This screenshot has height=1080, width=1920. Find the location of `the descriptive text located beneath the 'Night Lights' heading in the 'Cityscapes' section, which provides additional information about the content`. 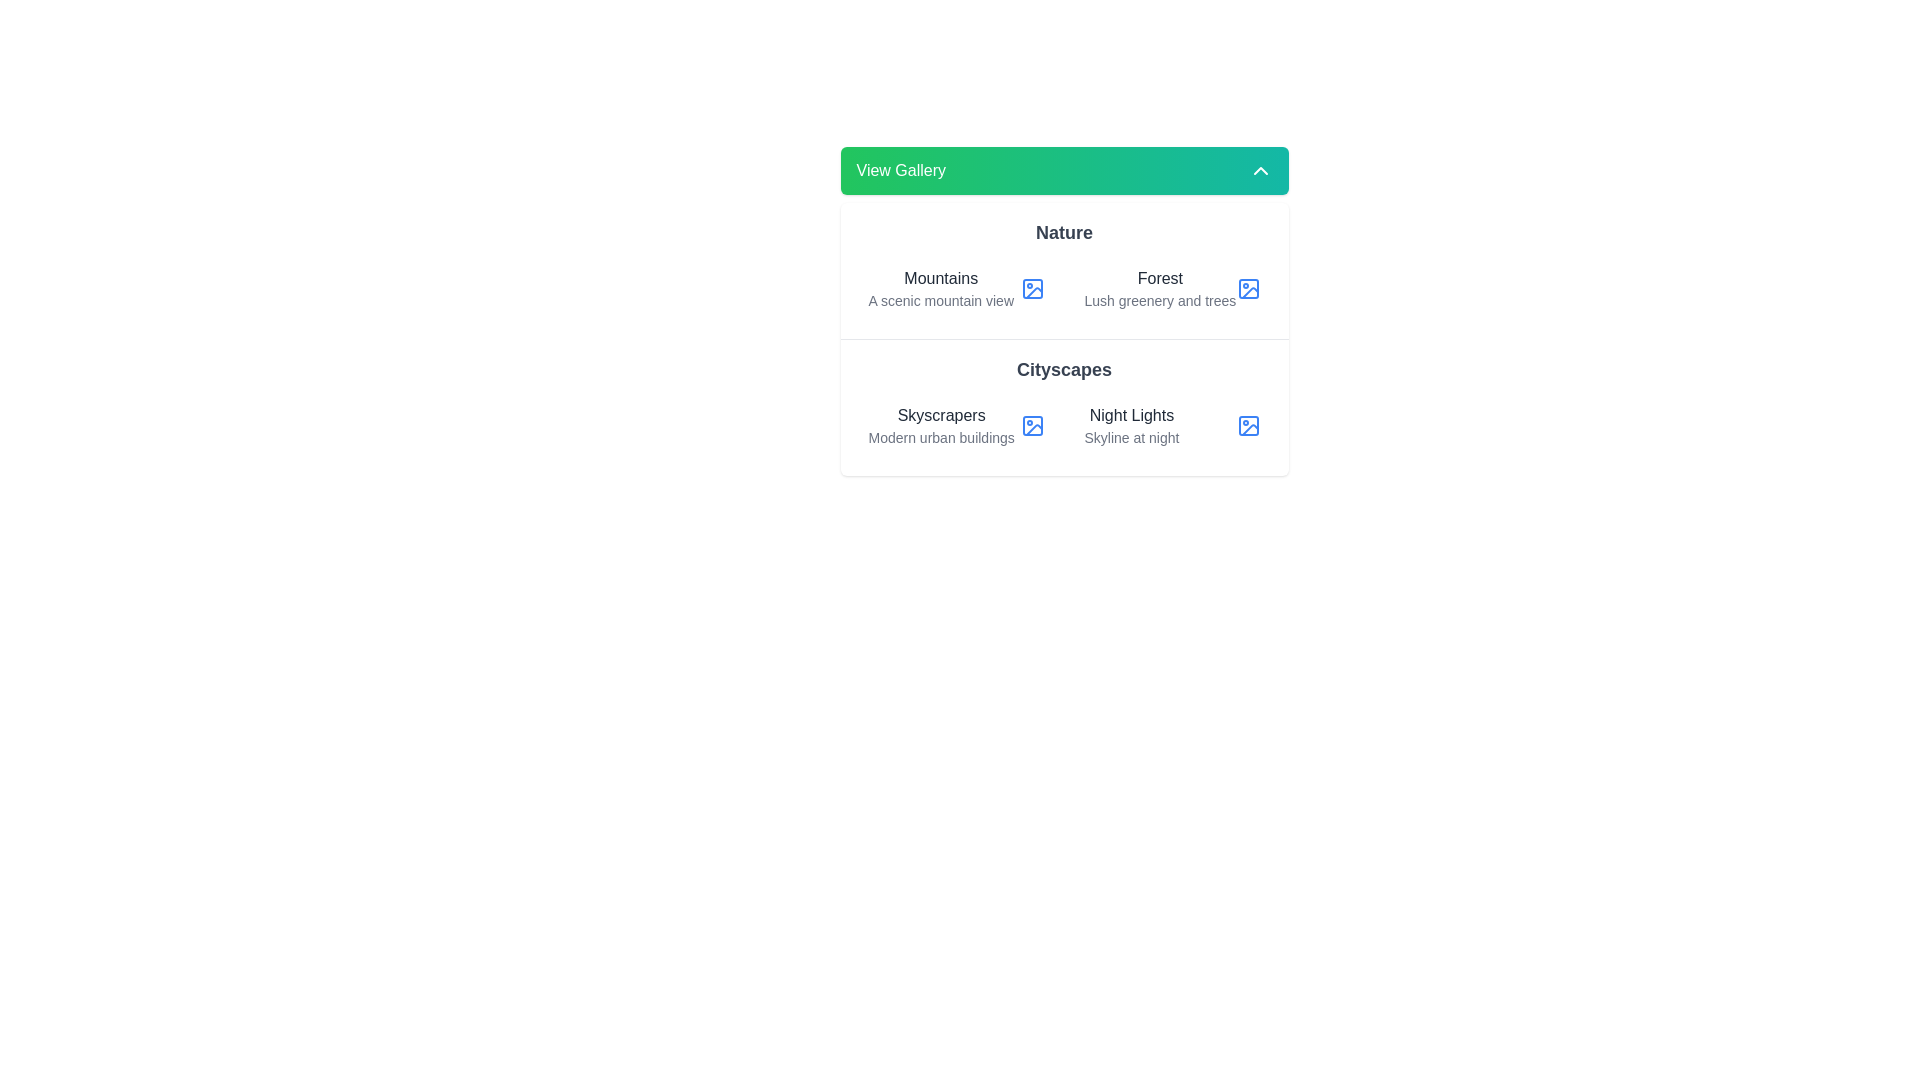

the descriptive text located beneath the 'Night Lights' heading in the 'Cityscapes' section, which provides additional information about the content is located at coordinates (1132, 437).